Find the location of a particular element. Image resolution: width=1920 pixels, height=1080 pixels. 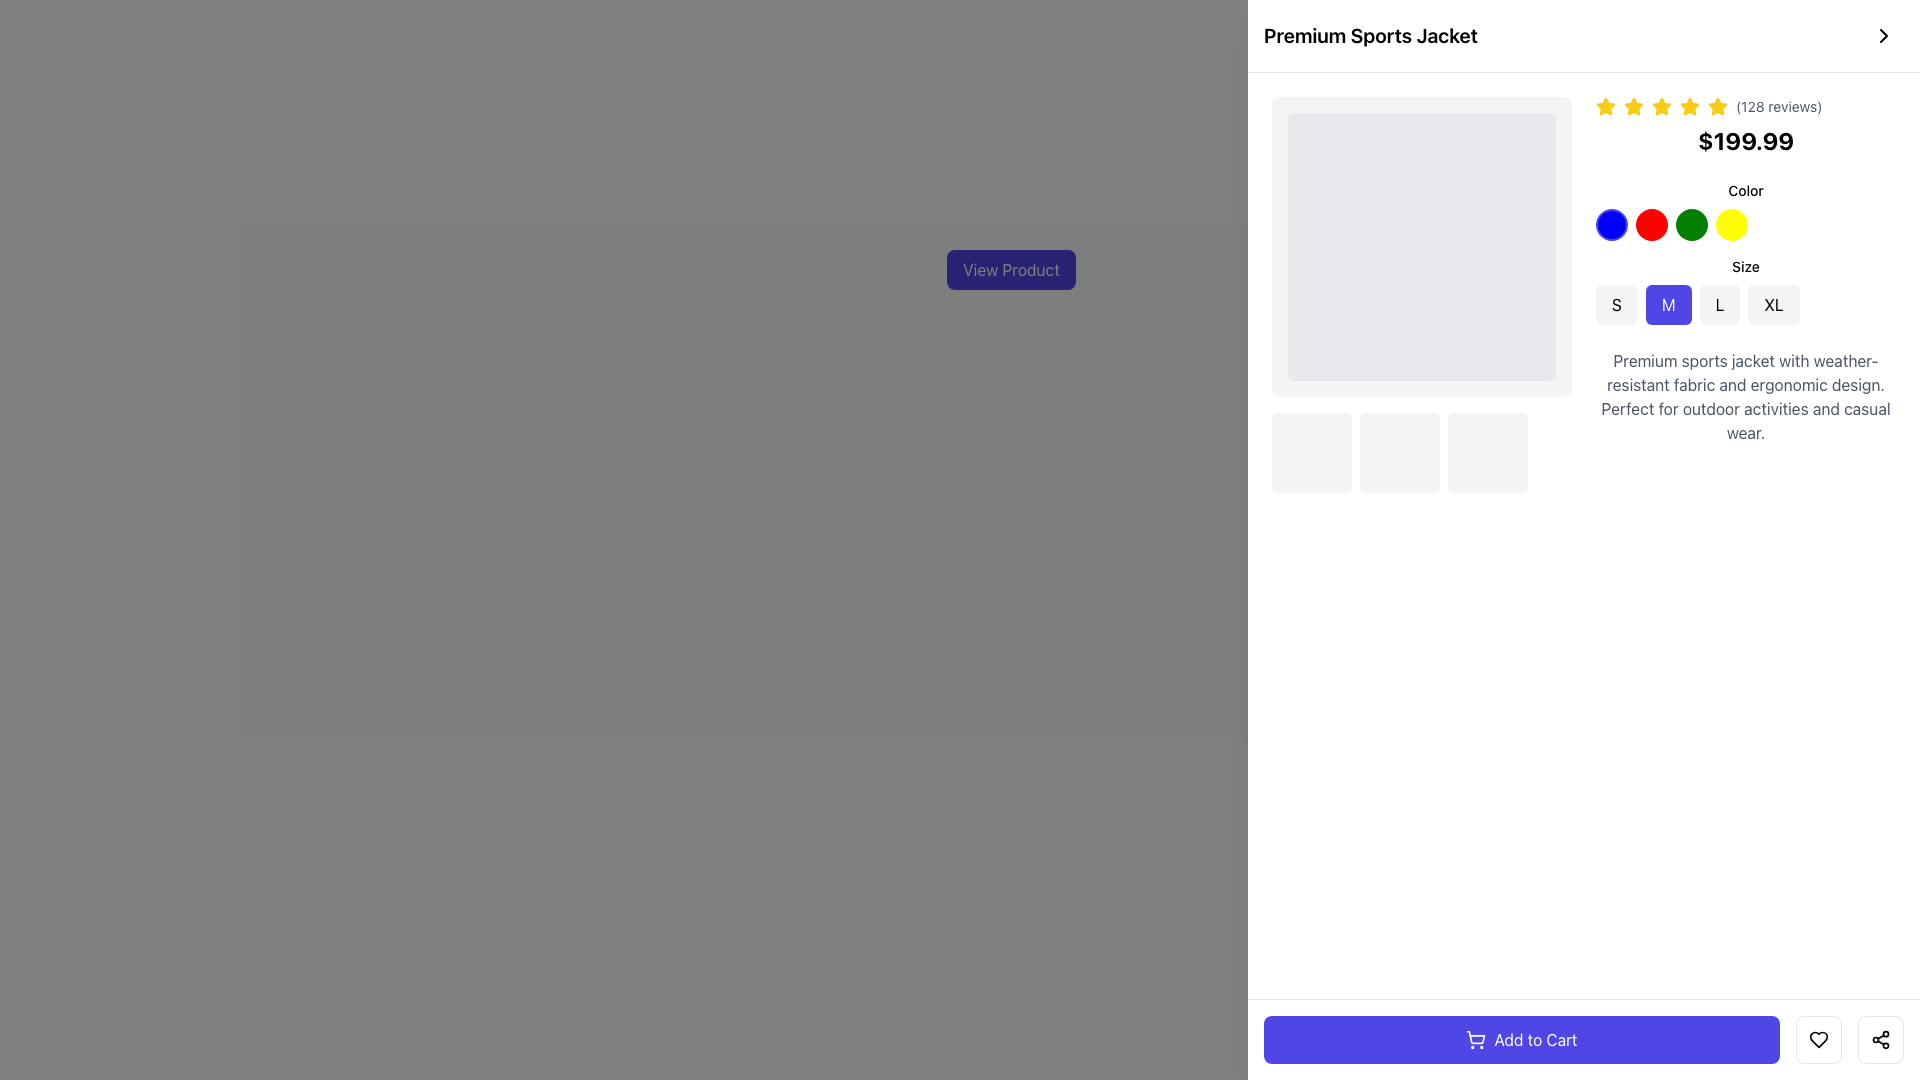

the leftmost button labeled 'S' with a light gray background and black text is located at coordinates (1617, 304).